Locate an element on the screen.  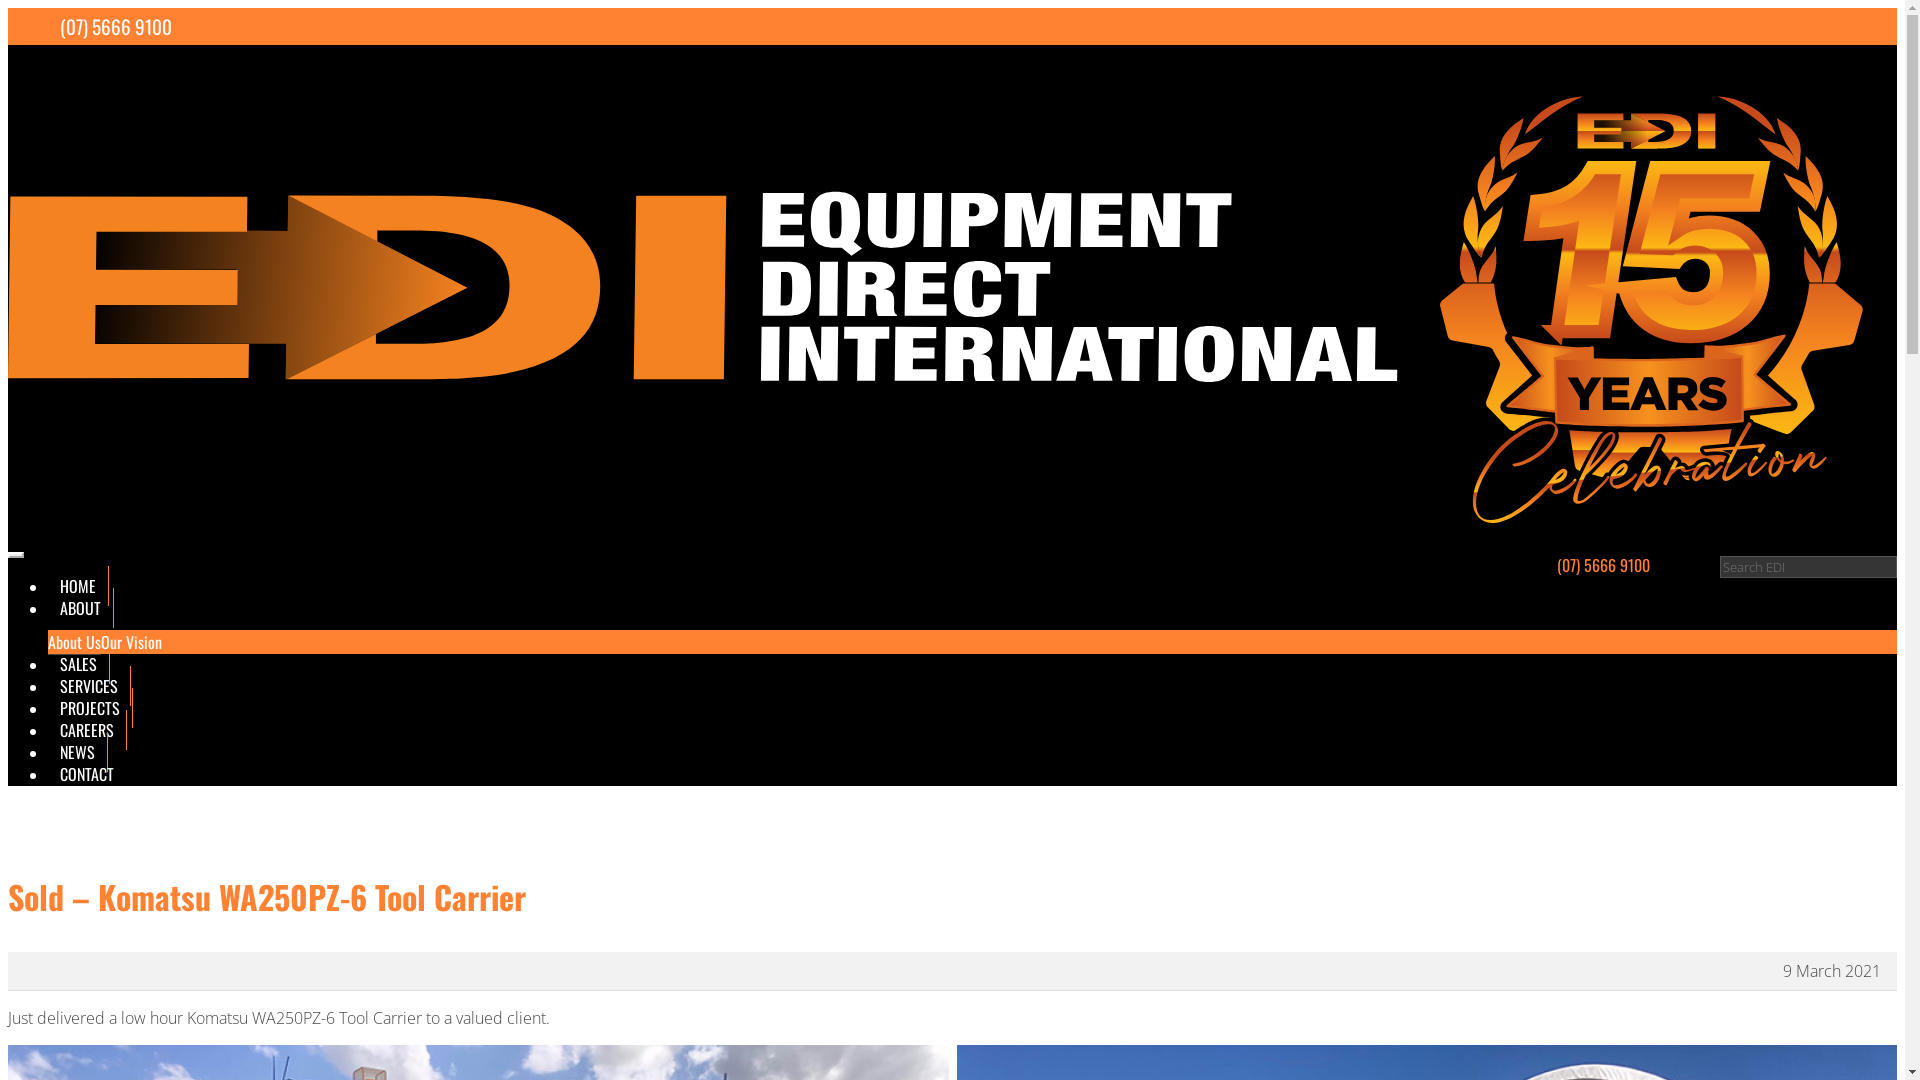
'ABOUT' is located at coordinates (48, 607).